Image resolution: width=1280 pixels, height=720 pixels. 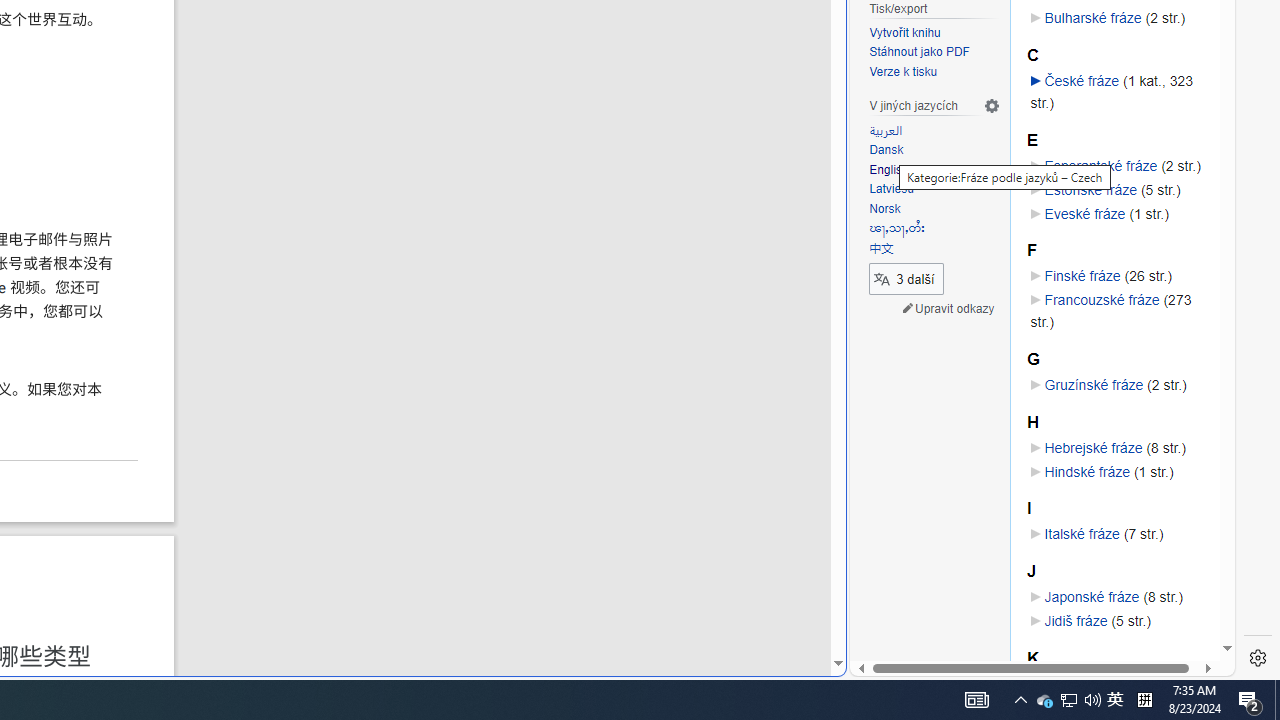 What do you see at coordinates (934, 209) in the screenshot?
I see `'Norsk'` at bounding box center [934, 209].